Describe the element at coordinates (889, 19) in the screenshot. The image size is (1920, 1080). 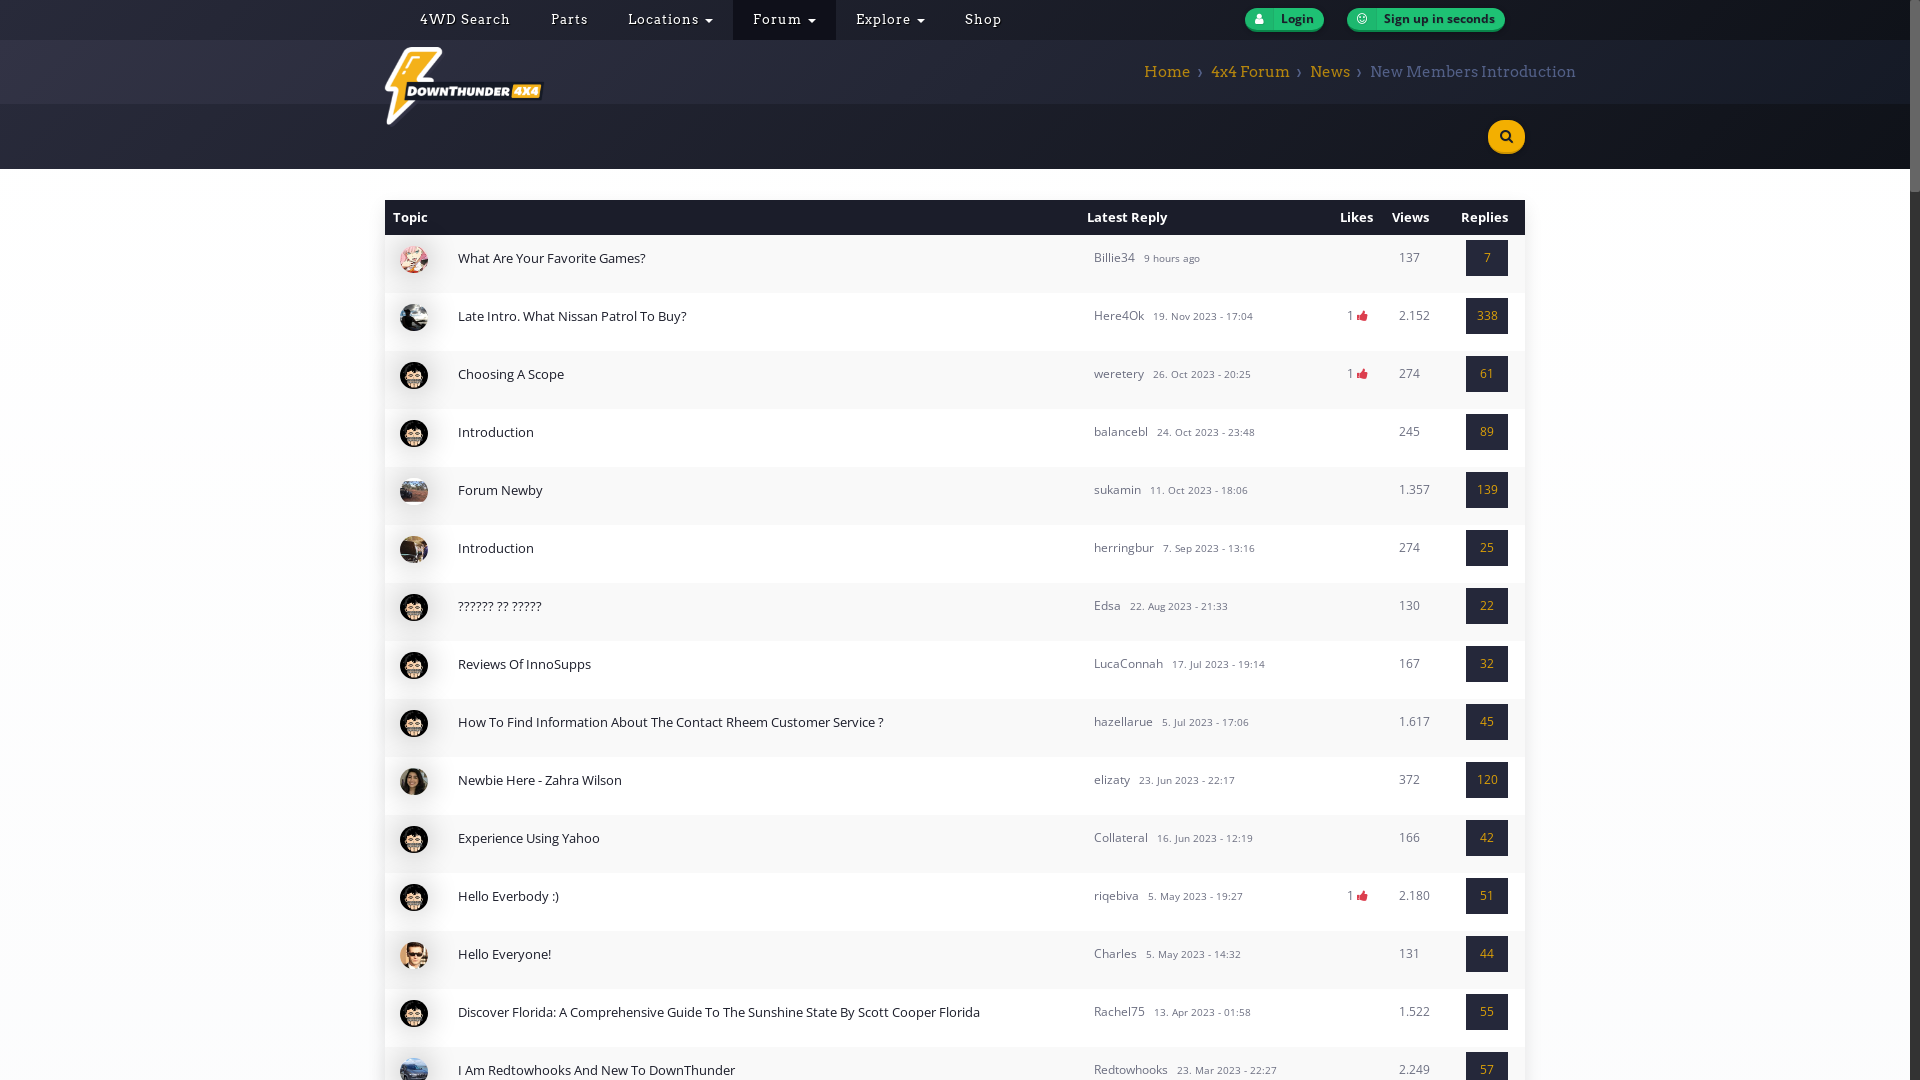
I see `'Explore'` at that location.